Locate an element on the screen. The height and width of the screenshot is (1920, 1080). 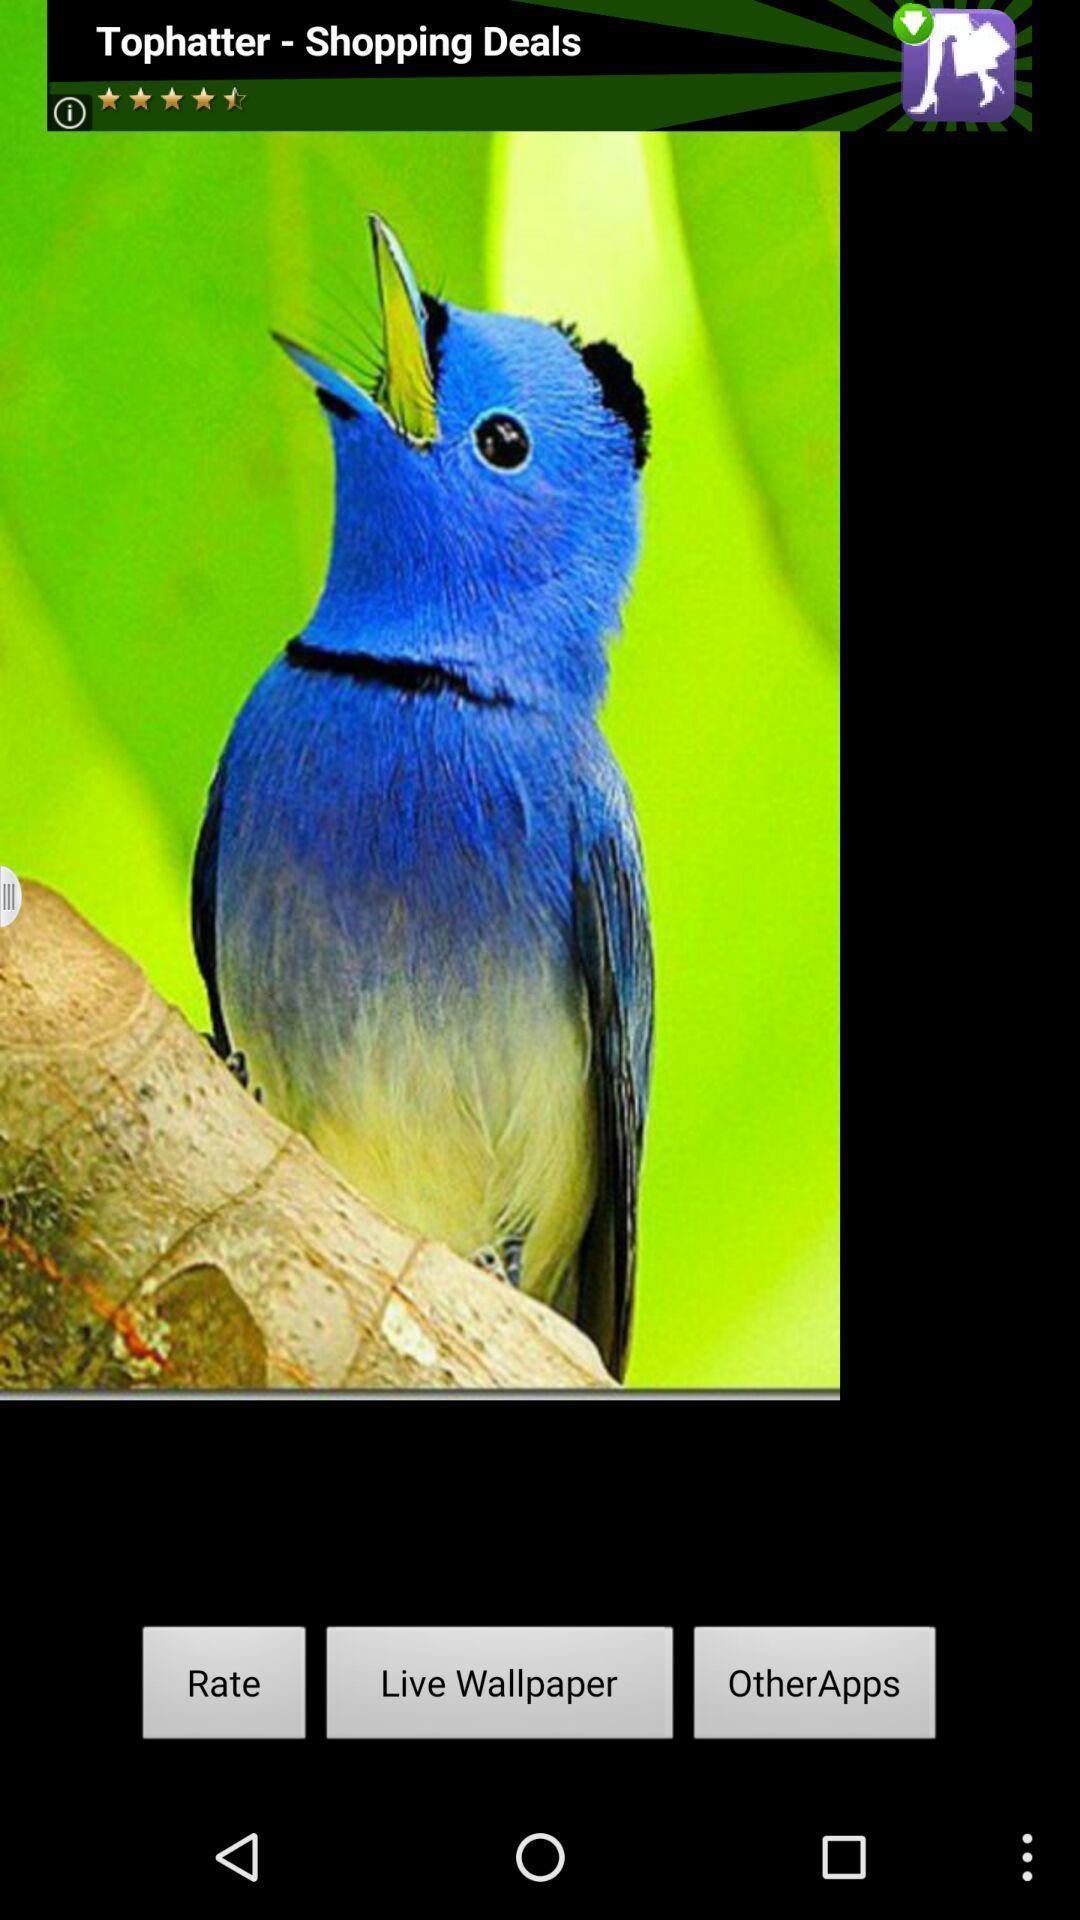
previous button is located at coordinates (23, 895).